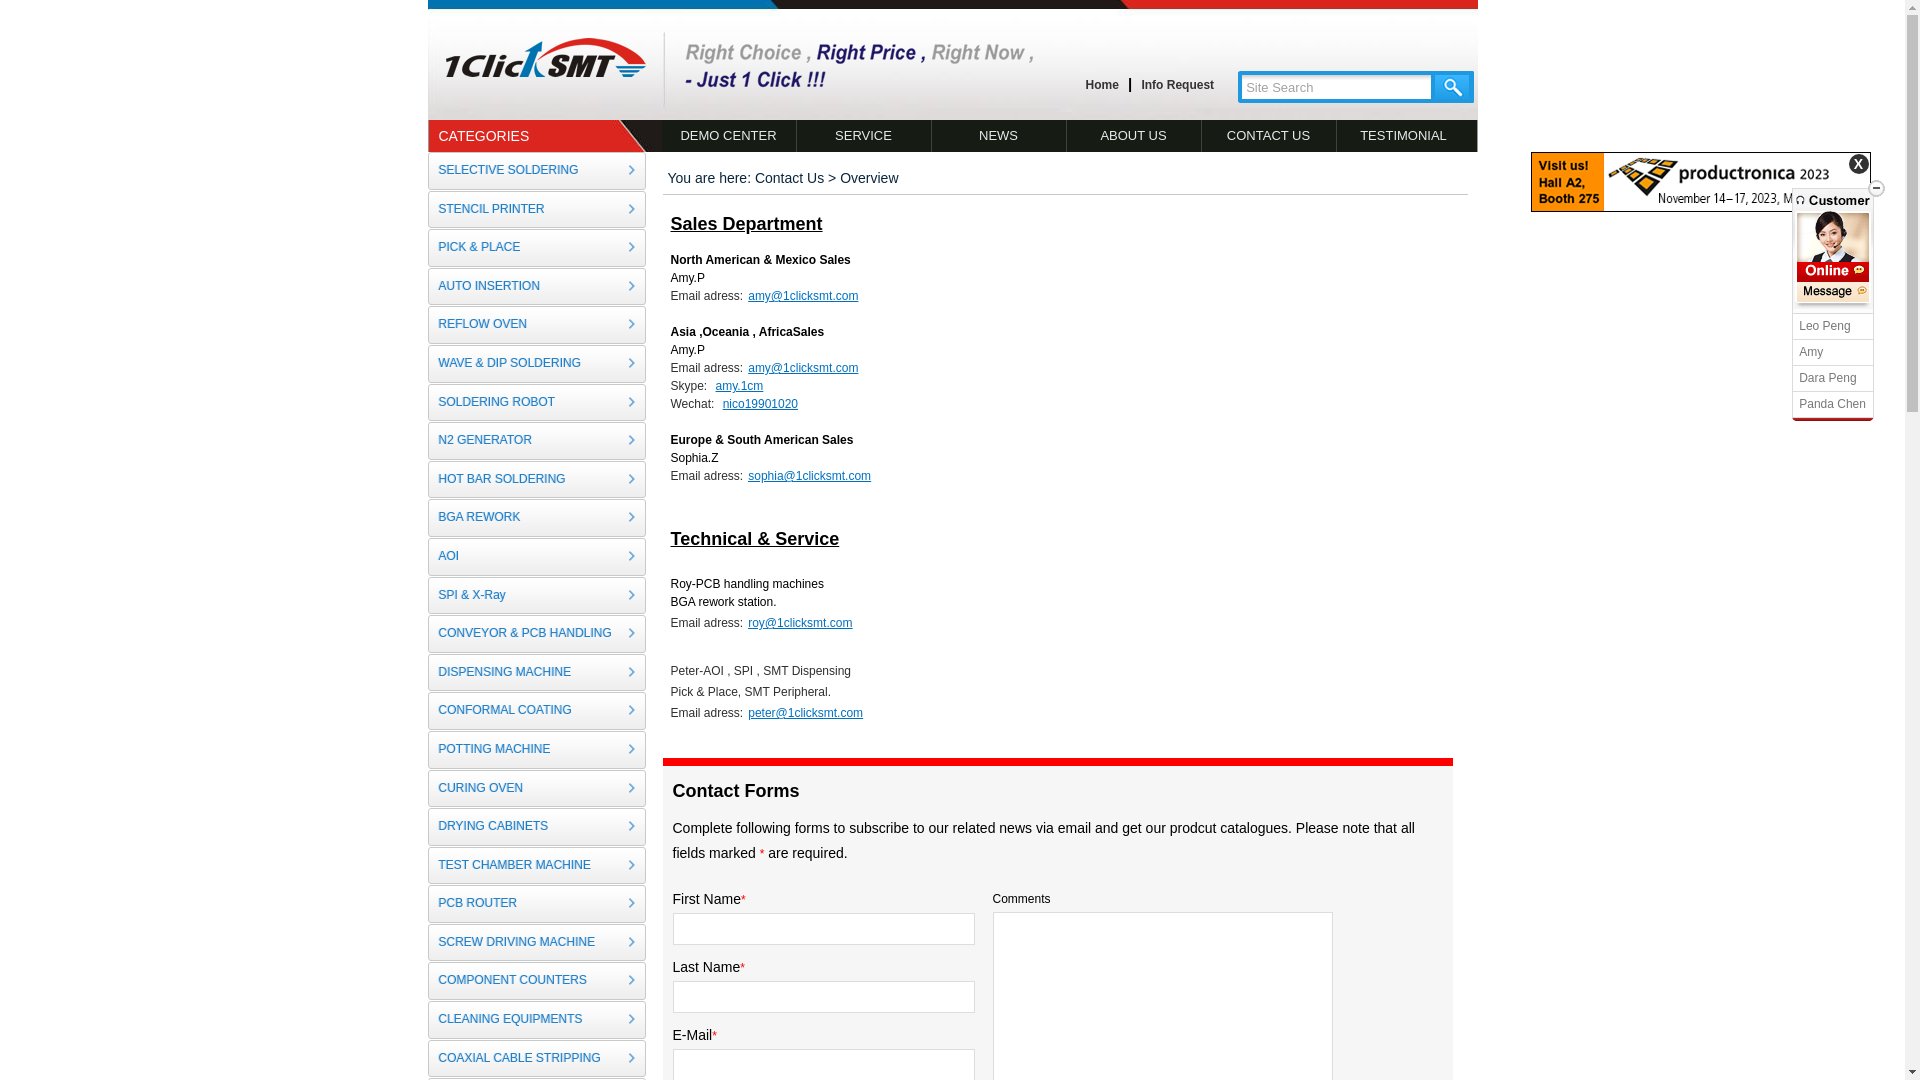  I want to click on 'DEMO CENTER', so click(728, 135).